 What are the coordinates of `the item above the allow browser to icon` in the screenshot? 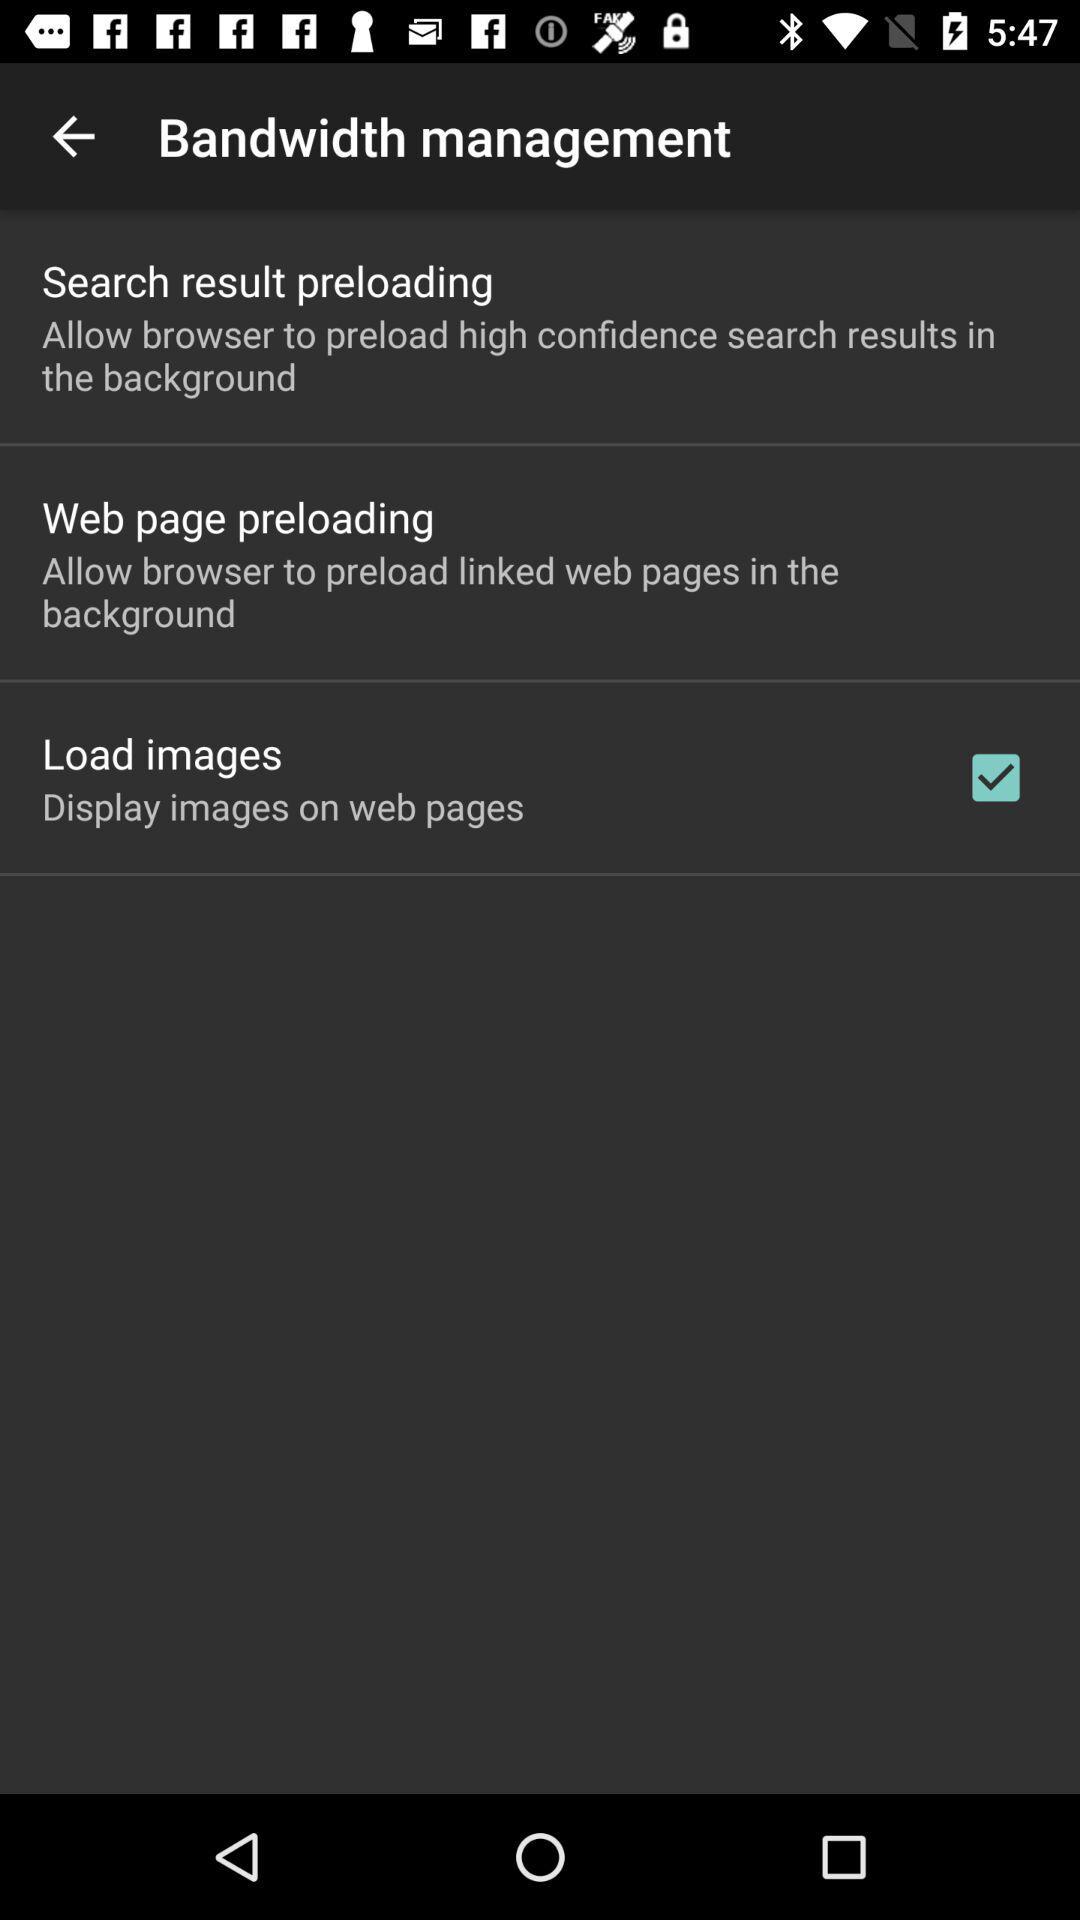 It's located at (266, 279).